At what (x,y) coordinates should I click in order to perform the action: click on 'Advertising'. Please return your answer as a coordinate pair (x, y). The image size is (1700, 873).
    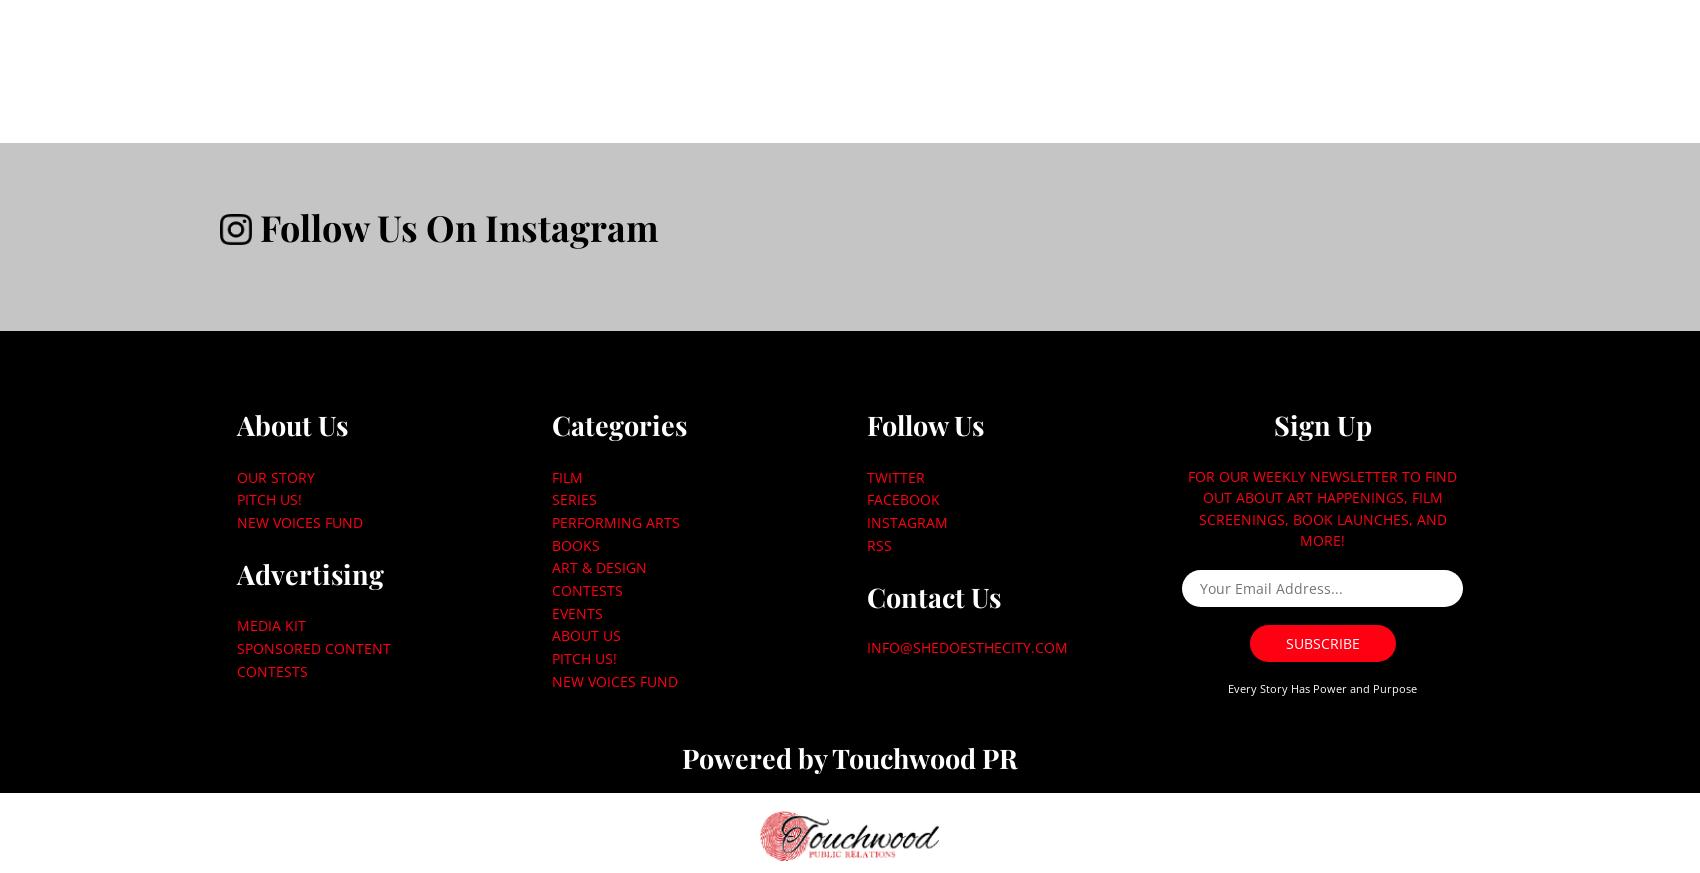
    Looking at the image, I should click on (309, 572).